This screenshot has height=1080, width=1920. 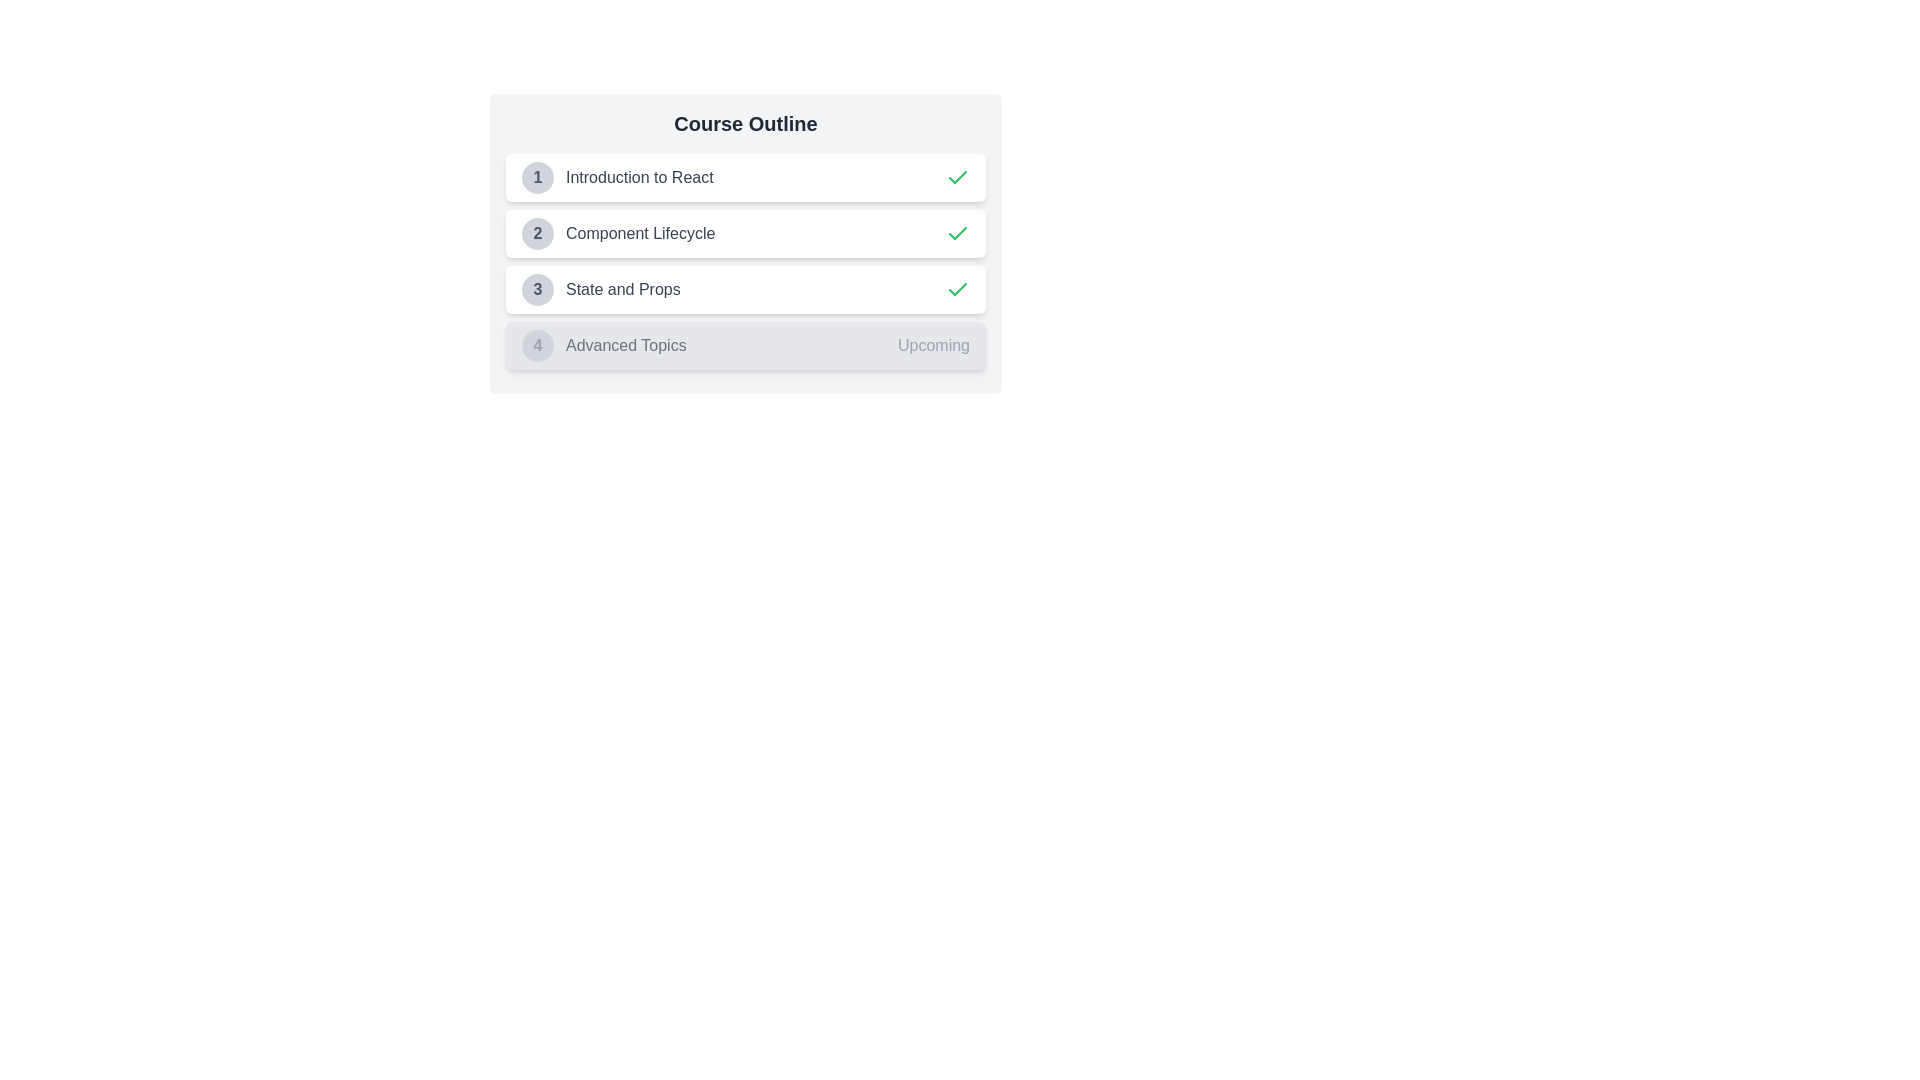 I want to click on the Button-like indicator marking 'Advanced Topics' in the Course Outline, located in the bottom left section of the fourth item, so click(x=537, y=345).